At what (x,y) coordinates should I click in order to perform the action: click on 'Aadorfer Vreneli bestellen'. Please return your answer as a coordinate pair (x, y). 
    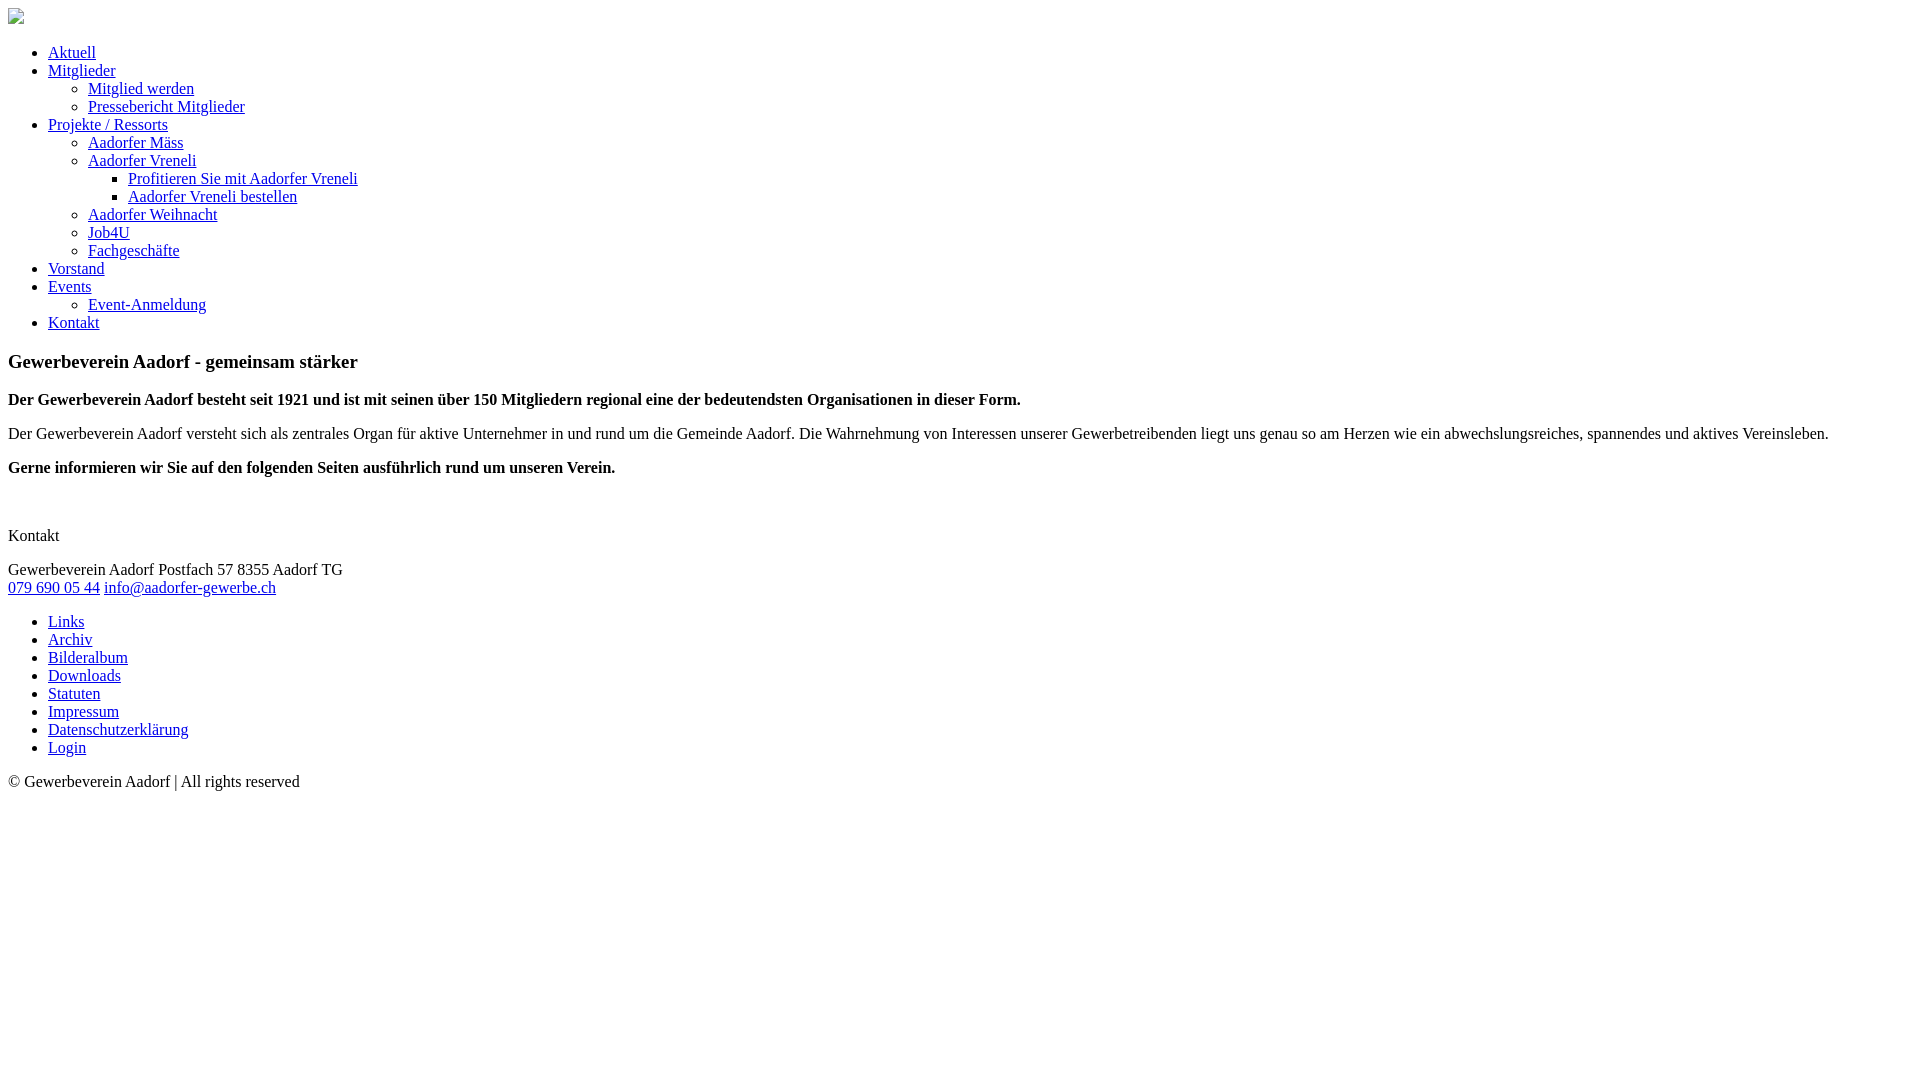
    Looking at the image, I should click on (212, 196).